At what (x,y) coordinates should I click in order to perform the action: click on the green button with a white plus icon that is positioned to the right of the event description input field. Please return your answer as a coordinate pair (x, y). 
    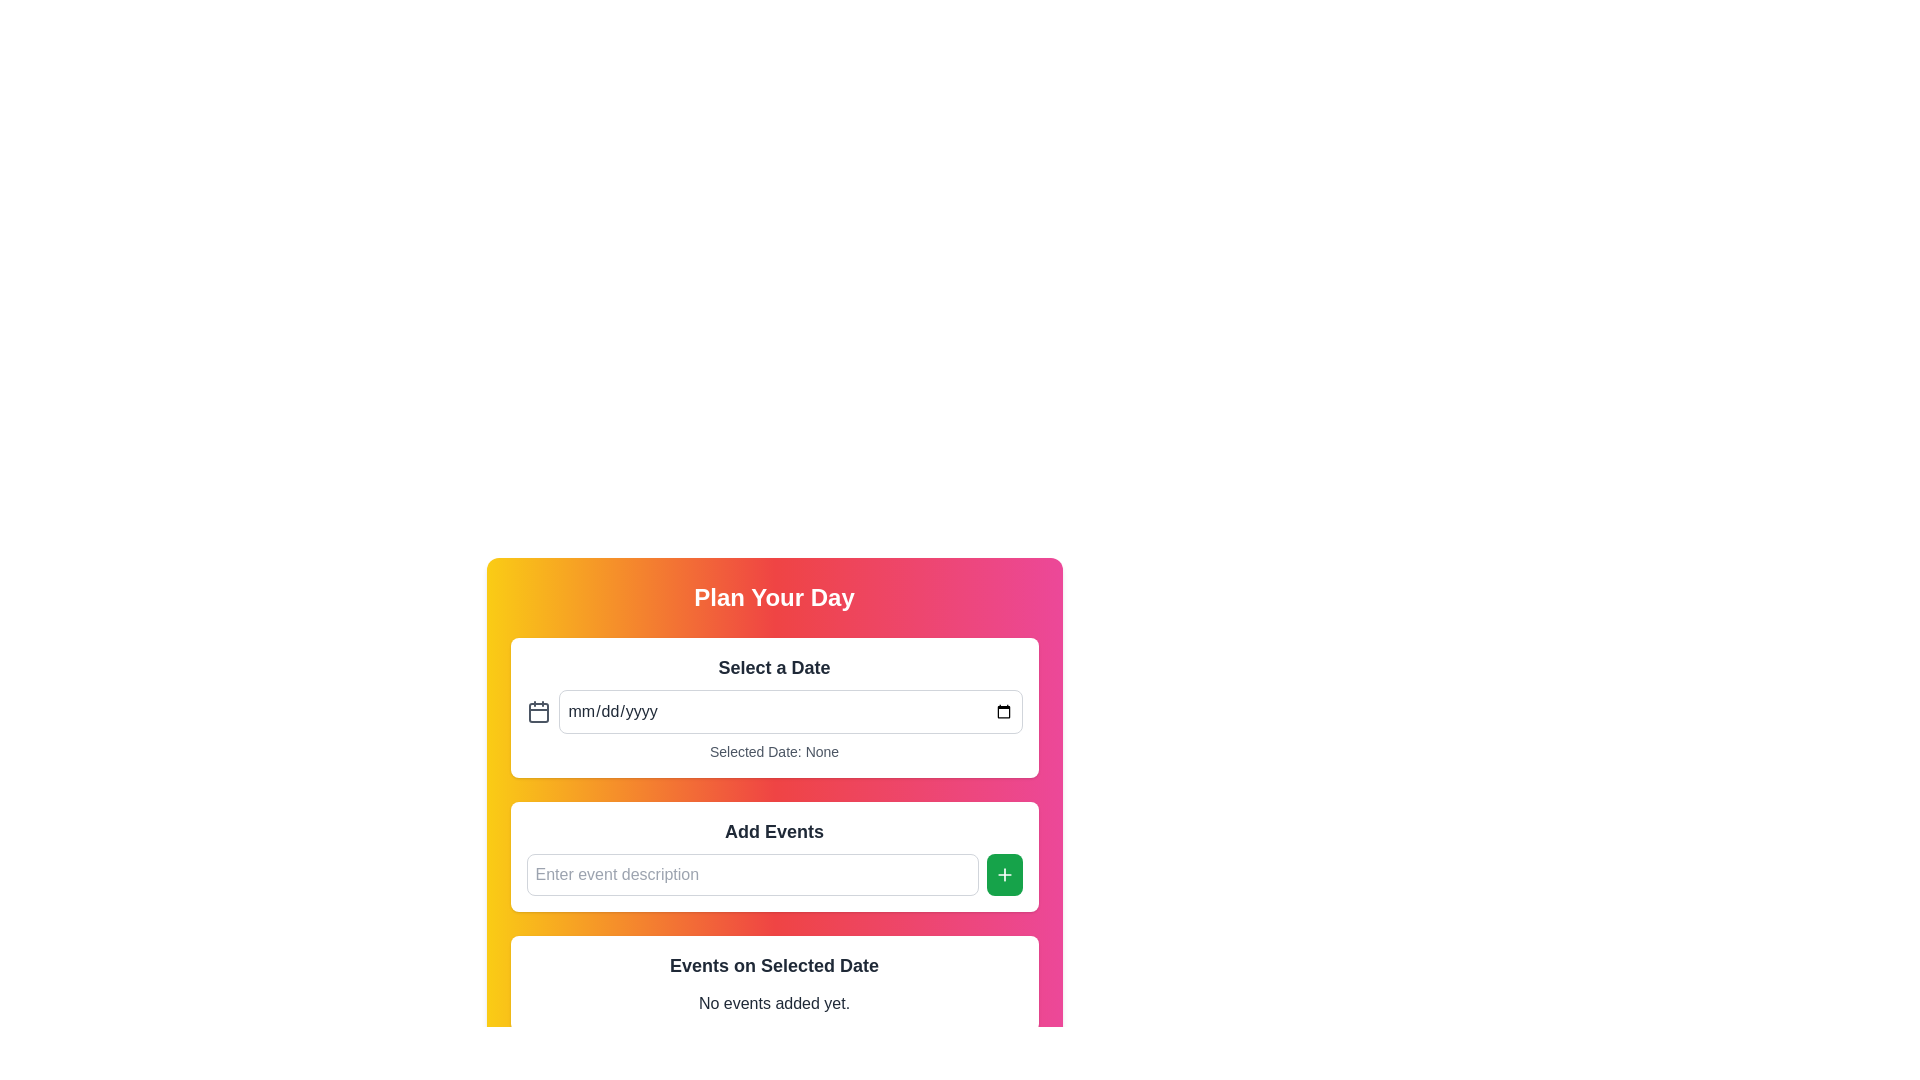
    Looking at the image, I should click on (1004, 874).